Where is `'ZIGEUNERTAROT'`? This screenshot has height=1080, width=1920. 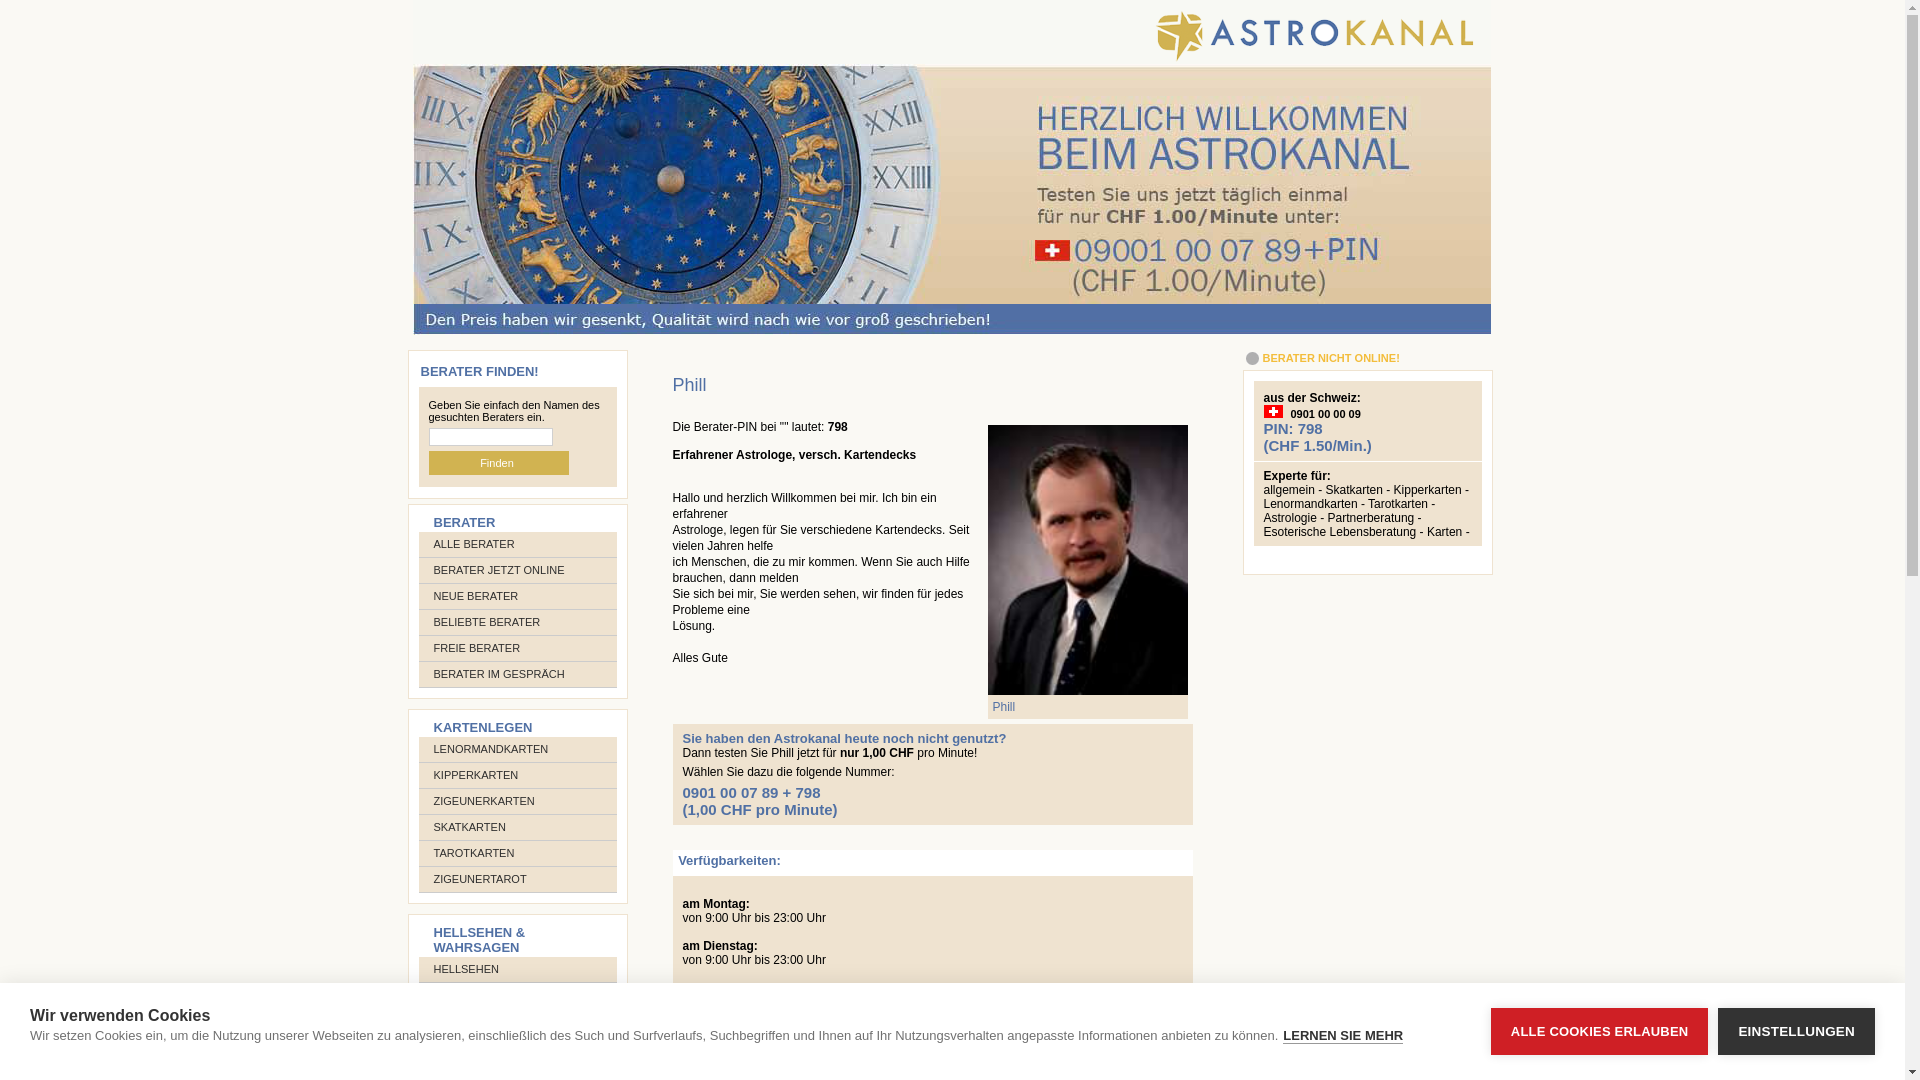 'ZIGEUNERTAROT' is located at coordinates (480, 878).